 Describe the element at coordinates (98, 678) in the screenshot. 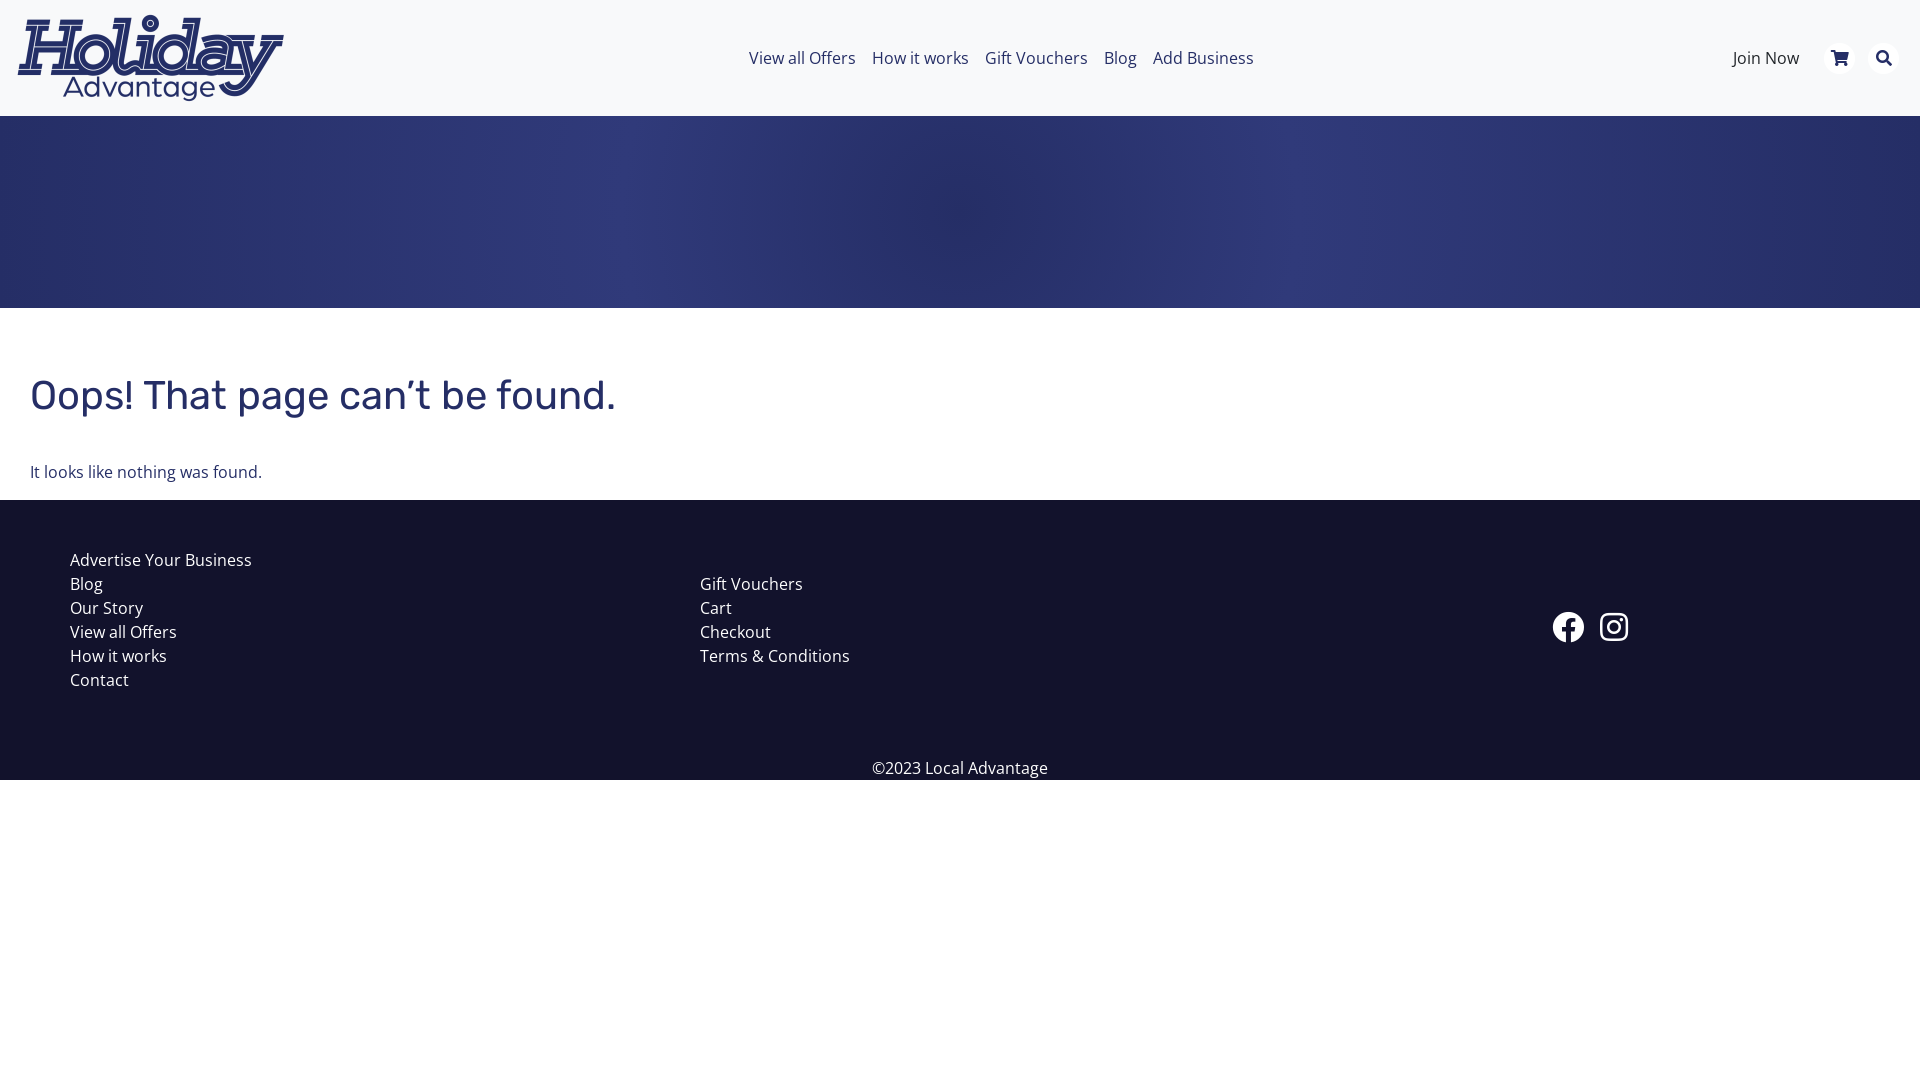

I see `'Contact'` at that location.